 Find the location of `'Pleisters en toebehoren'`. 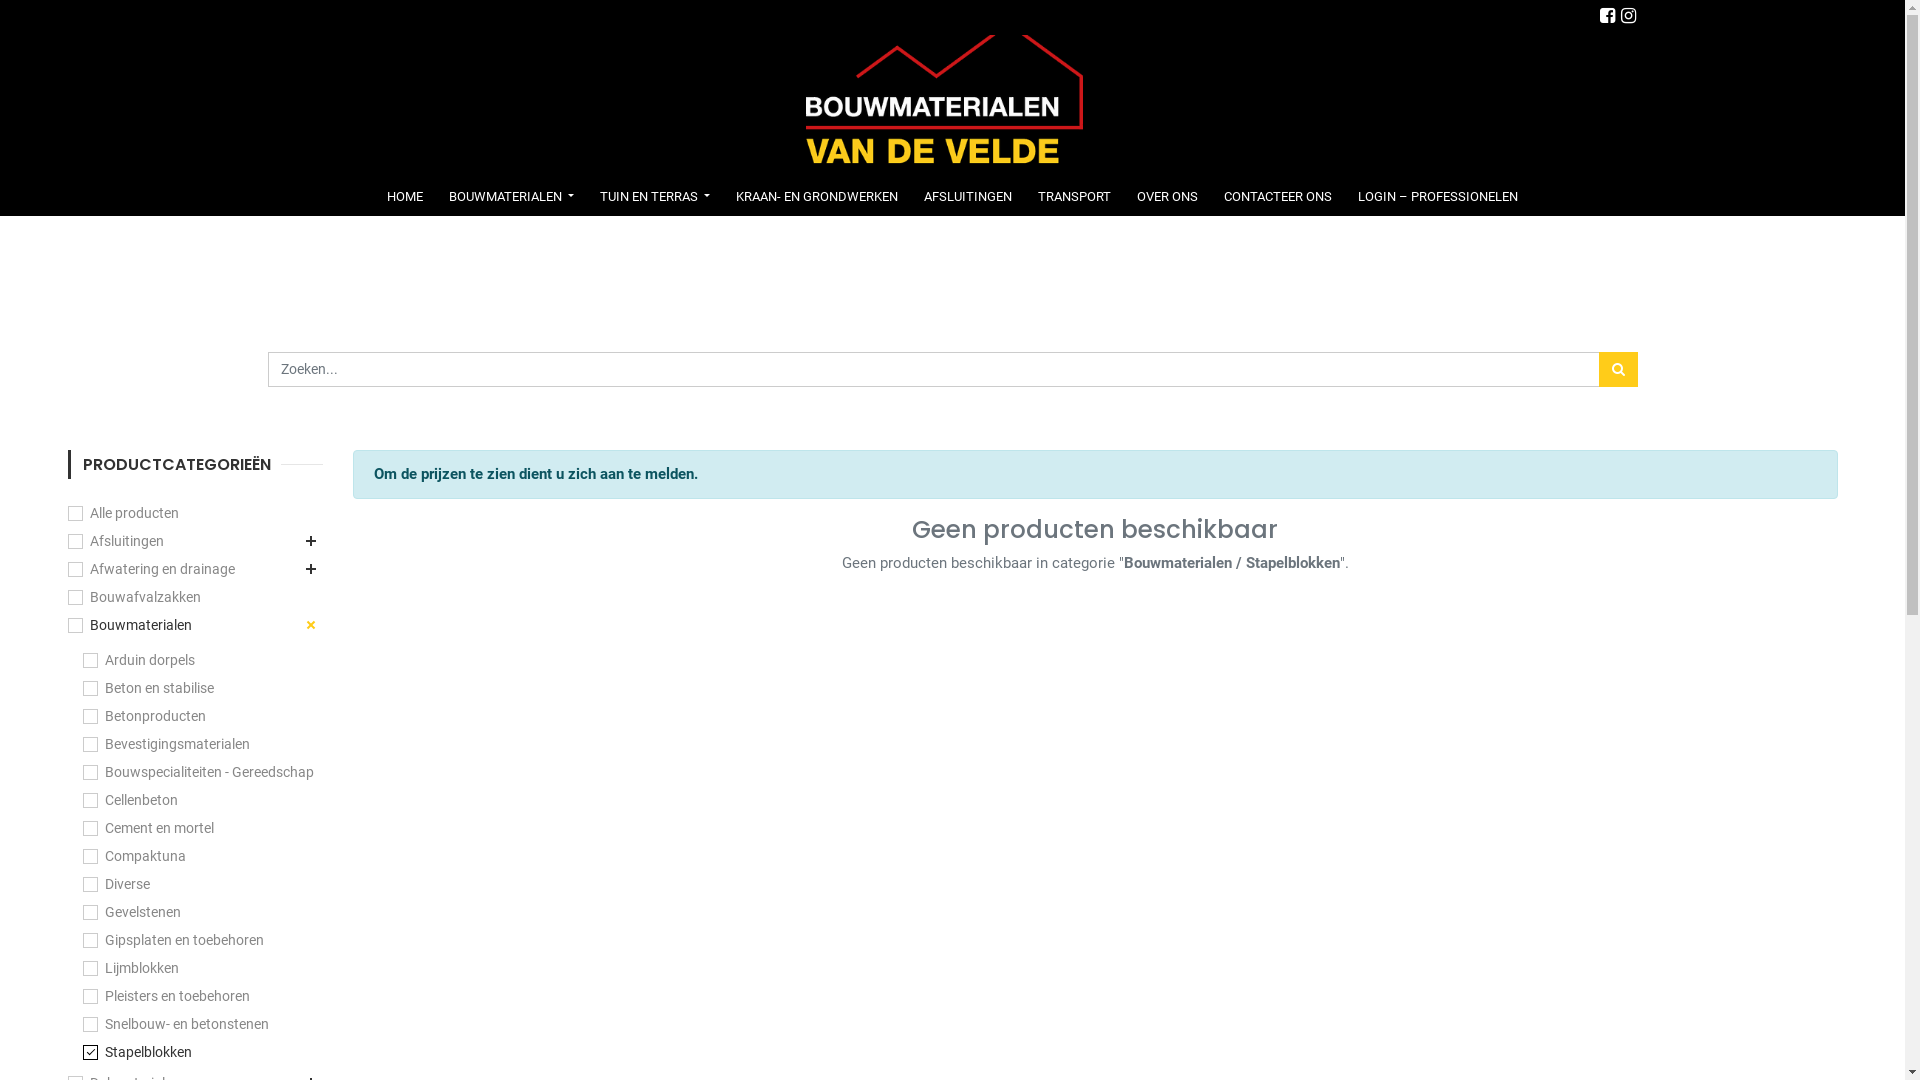

'Pleisters en toebehoren' is located at coordinates (80, 995).